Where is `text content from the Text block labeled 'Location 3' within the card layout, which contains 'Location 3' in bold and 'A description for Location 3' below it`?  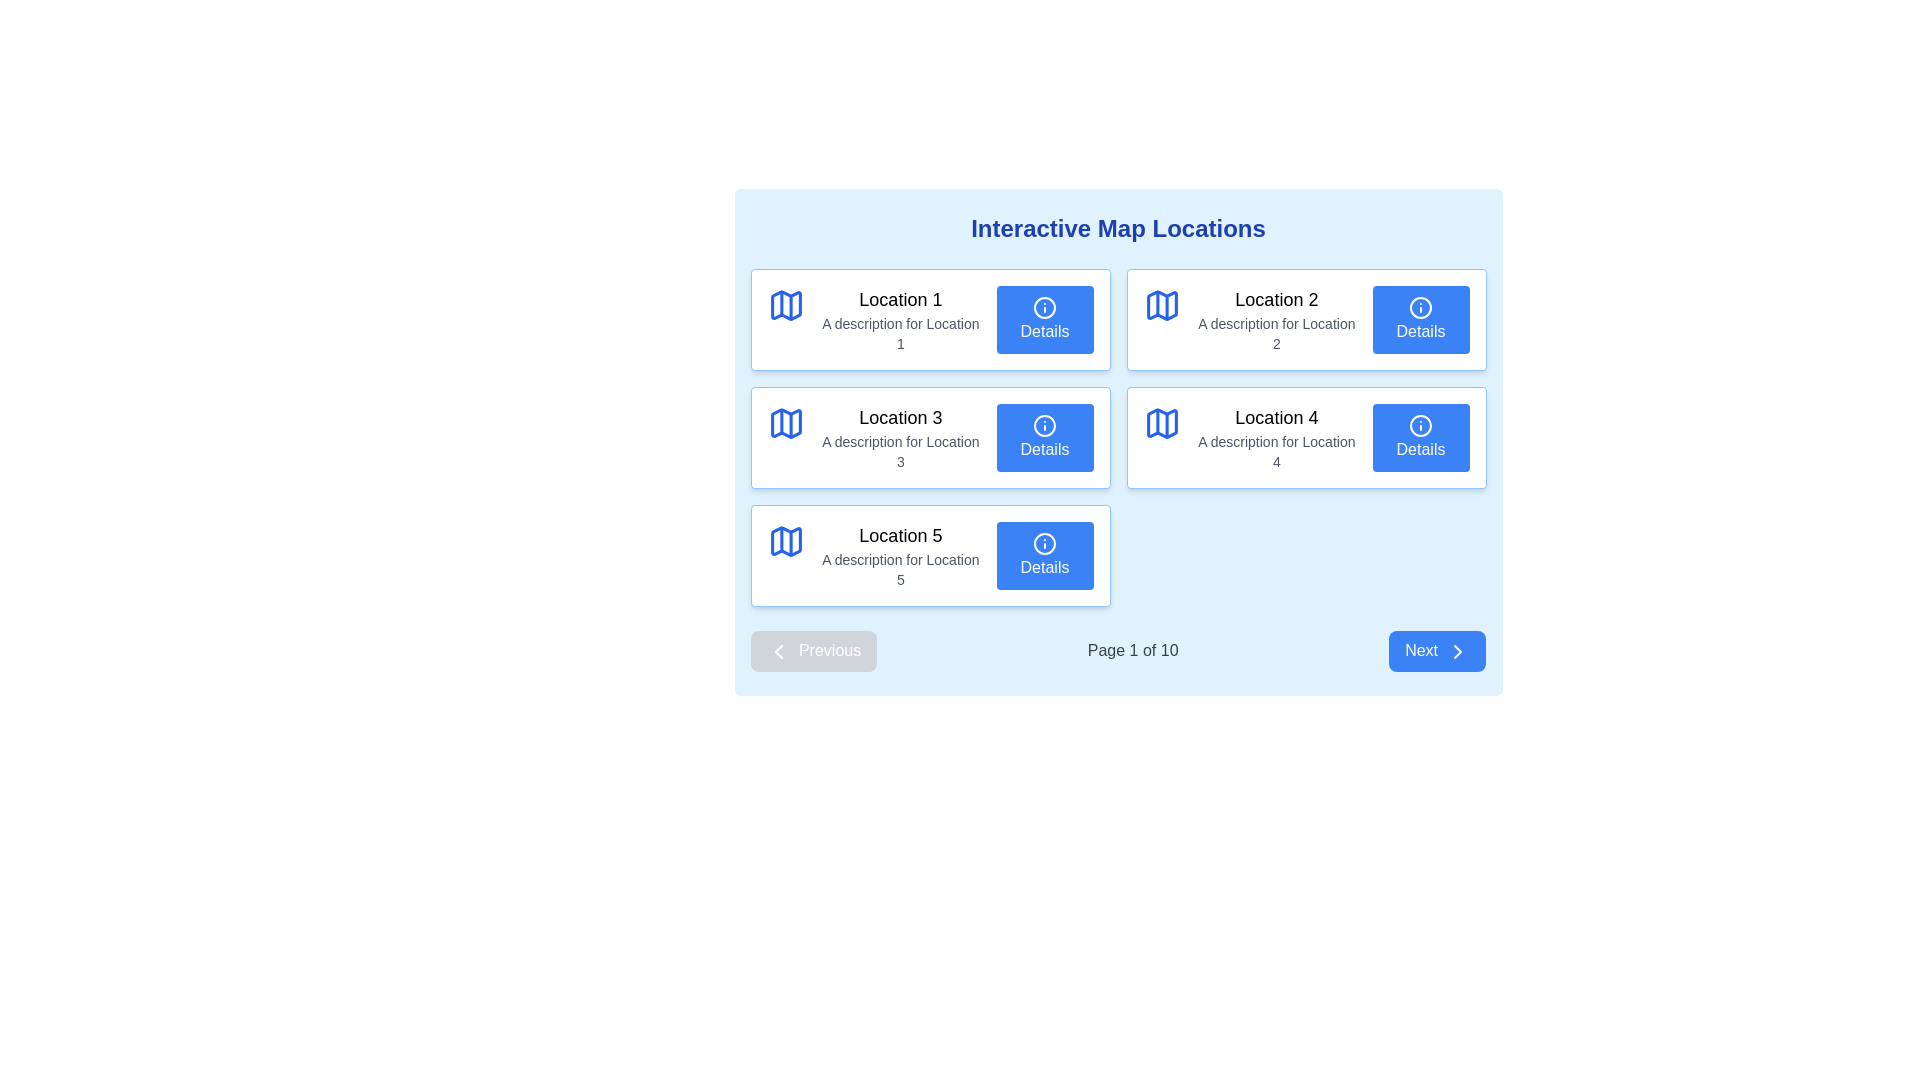
text content from the Text block labeled 'Location 3' within the card layout, which contains 'Location 3' in bold and 'A description for Location 3' below it is located at coordinates (899, 437).